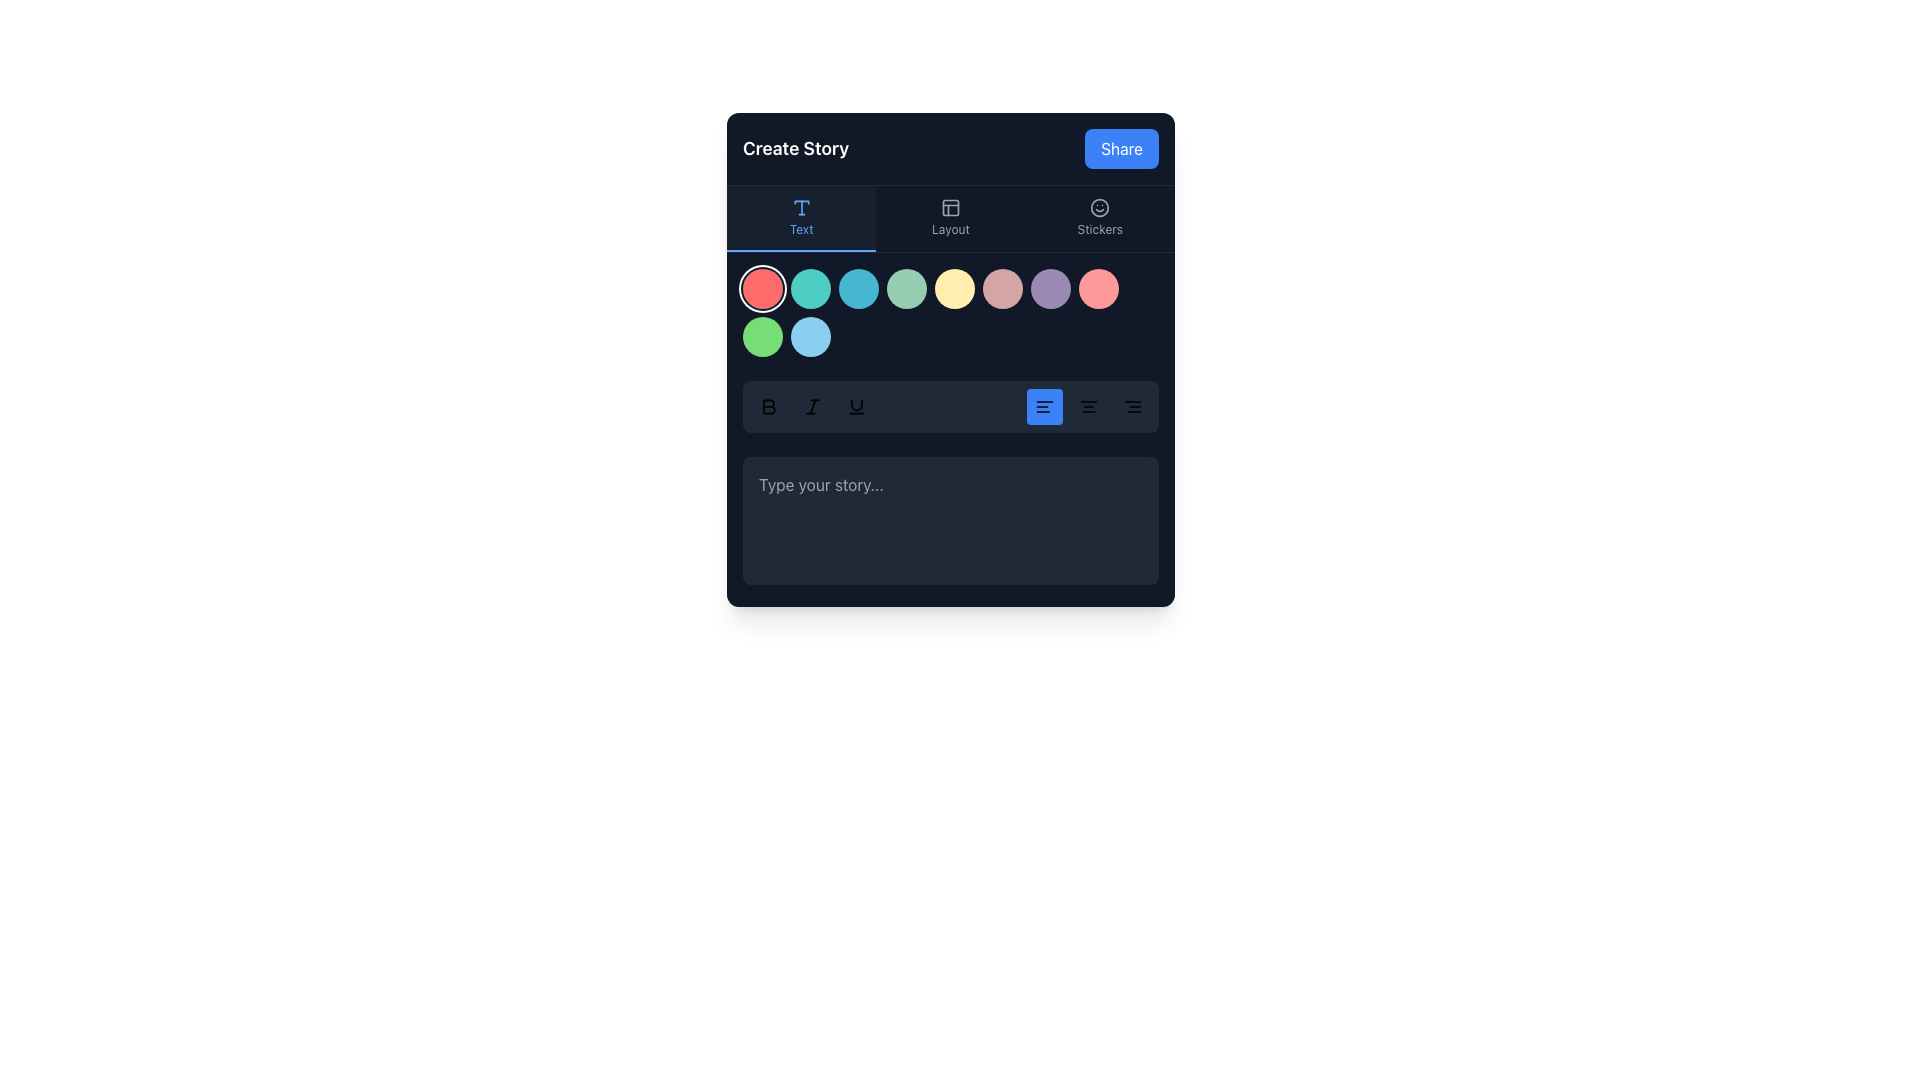 Image resolution: width=1920 pixels, height=1080 pixels. What do you see at coordinates (795, 148) in the screenshot?
I see `the Text Label that serves as a title or heading for the panel, indicating its purpose related to creating stories, located at the top-left corner of the panel` at bounding box center [795, 148].